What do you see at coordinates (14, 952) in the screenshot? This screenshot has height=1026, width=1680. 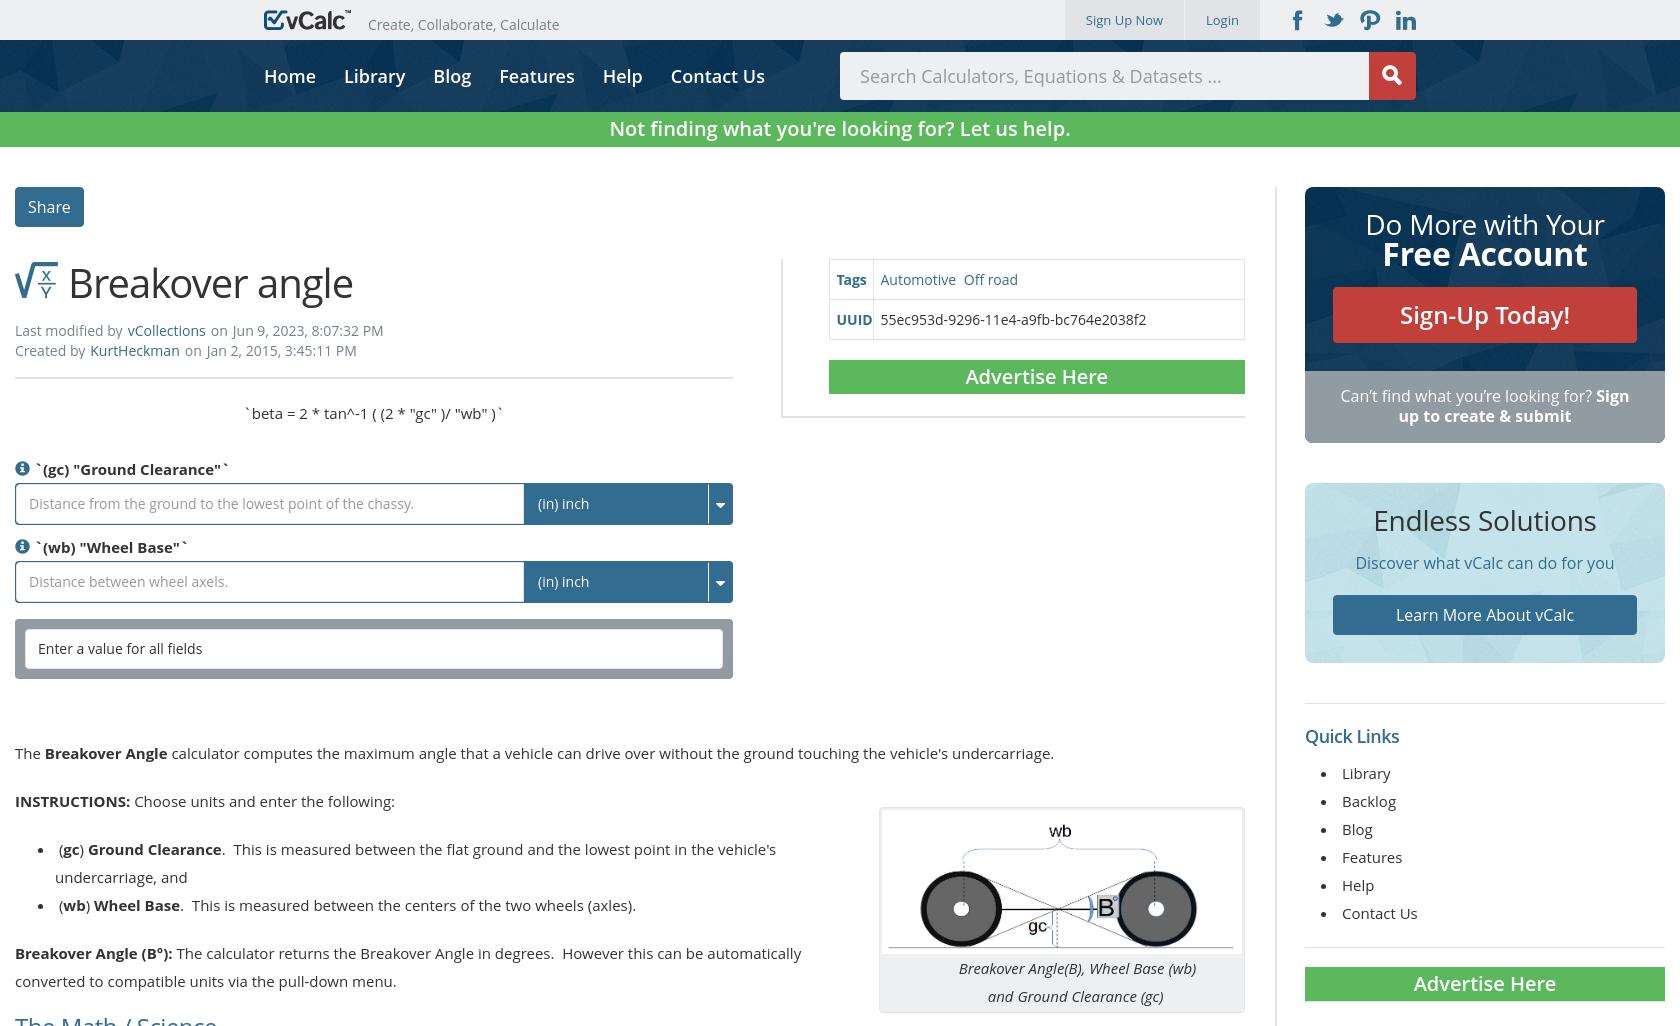 I see `'Breakover Angle (B°):'` at bounding box center [14, 952].